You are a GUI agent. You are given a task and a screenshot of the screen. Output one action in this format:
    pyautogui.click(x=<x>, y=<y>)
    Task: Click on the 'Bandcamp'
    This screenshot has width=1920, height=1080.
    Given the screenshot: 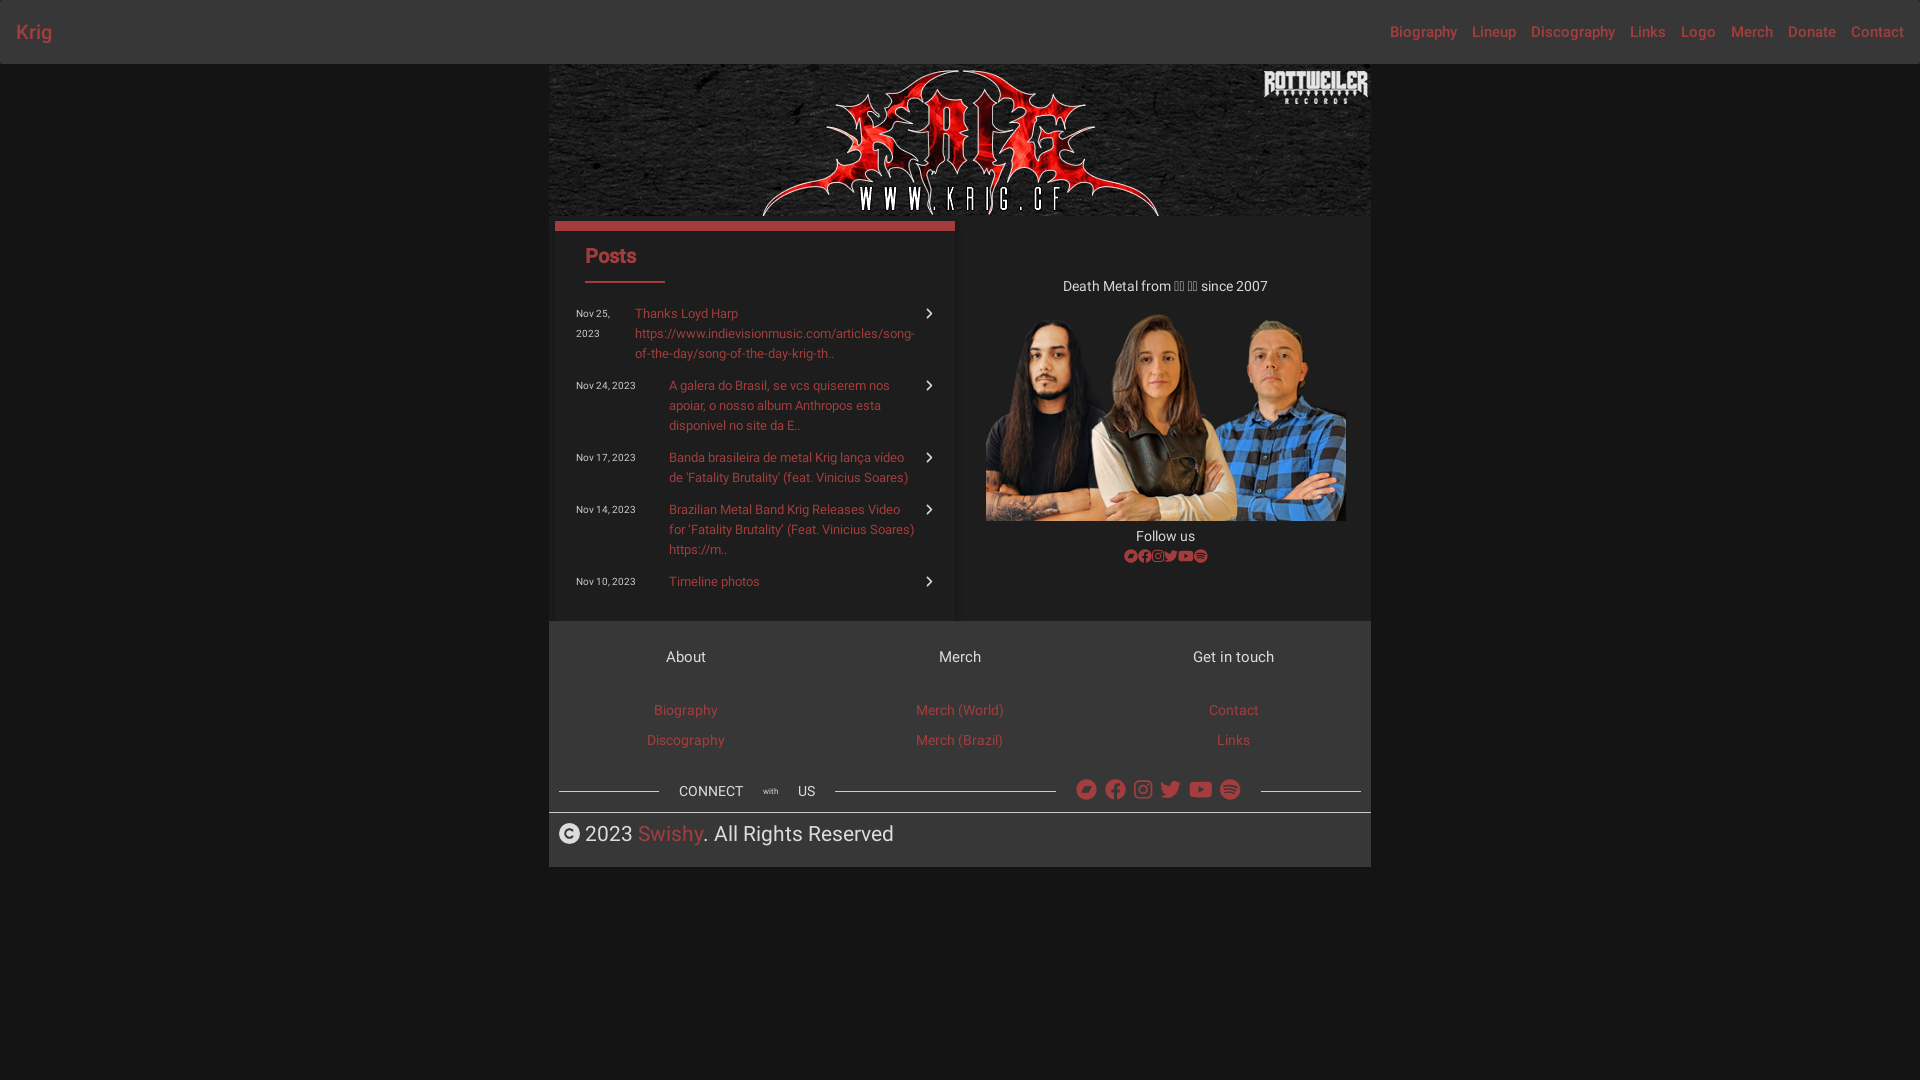 What is the action you would take?
    pyautogui.click(x=1131, y=555)
    